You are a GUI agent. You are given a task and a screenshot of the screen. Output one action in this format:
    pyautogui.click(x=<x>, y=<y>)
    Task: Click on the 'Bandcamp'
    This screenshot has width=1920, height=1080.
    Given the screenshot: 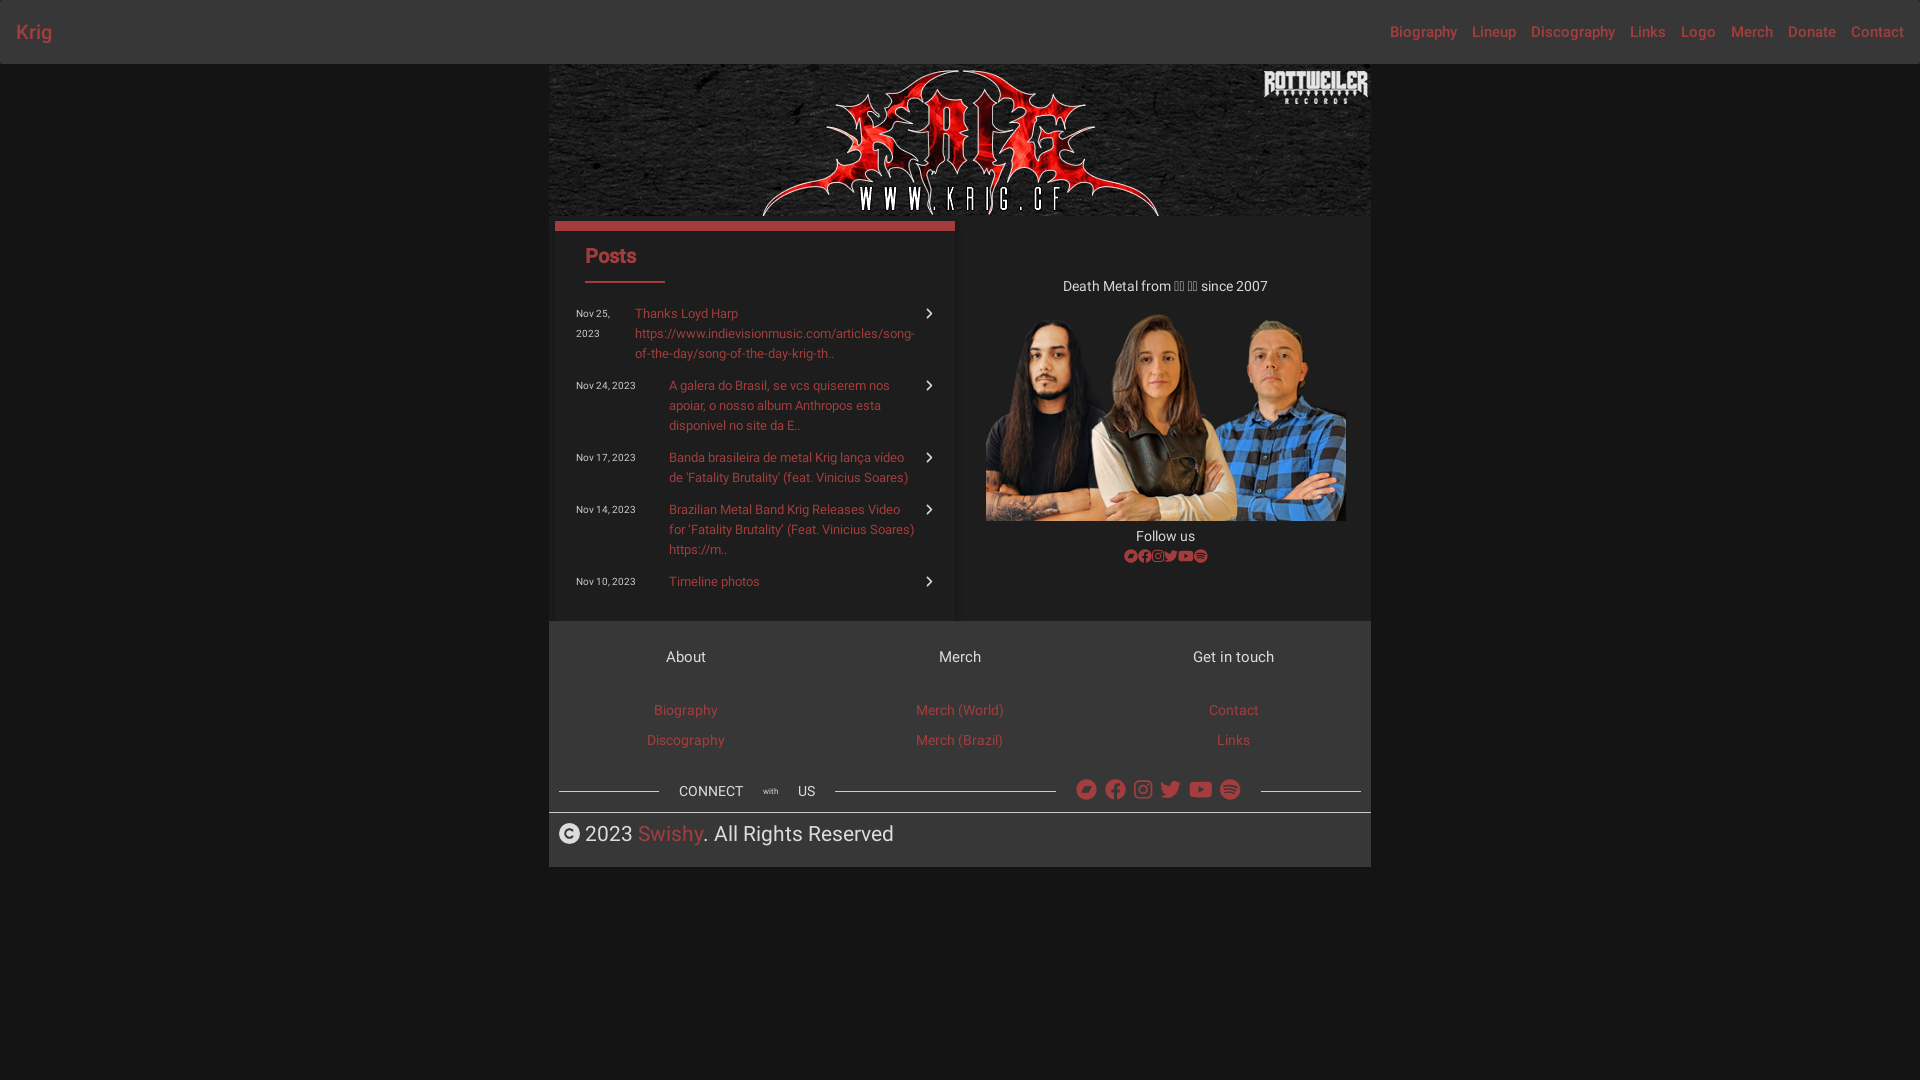 What is the action you would take?
    pyautogui.click(x=1131, y=555)
    